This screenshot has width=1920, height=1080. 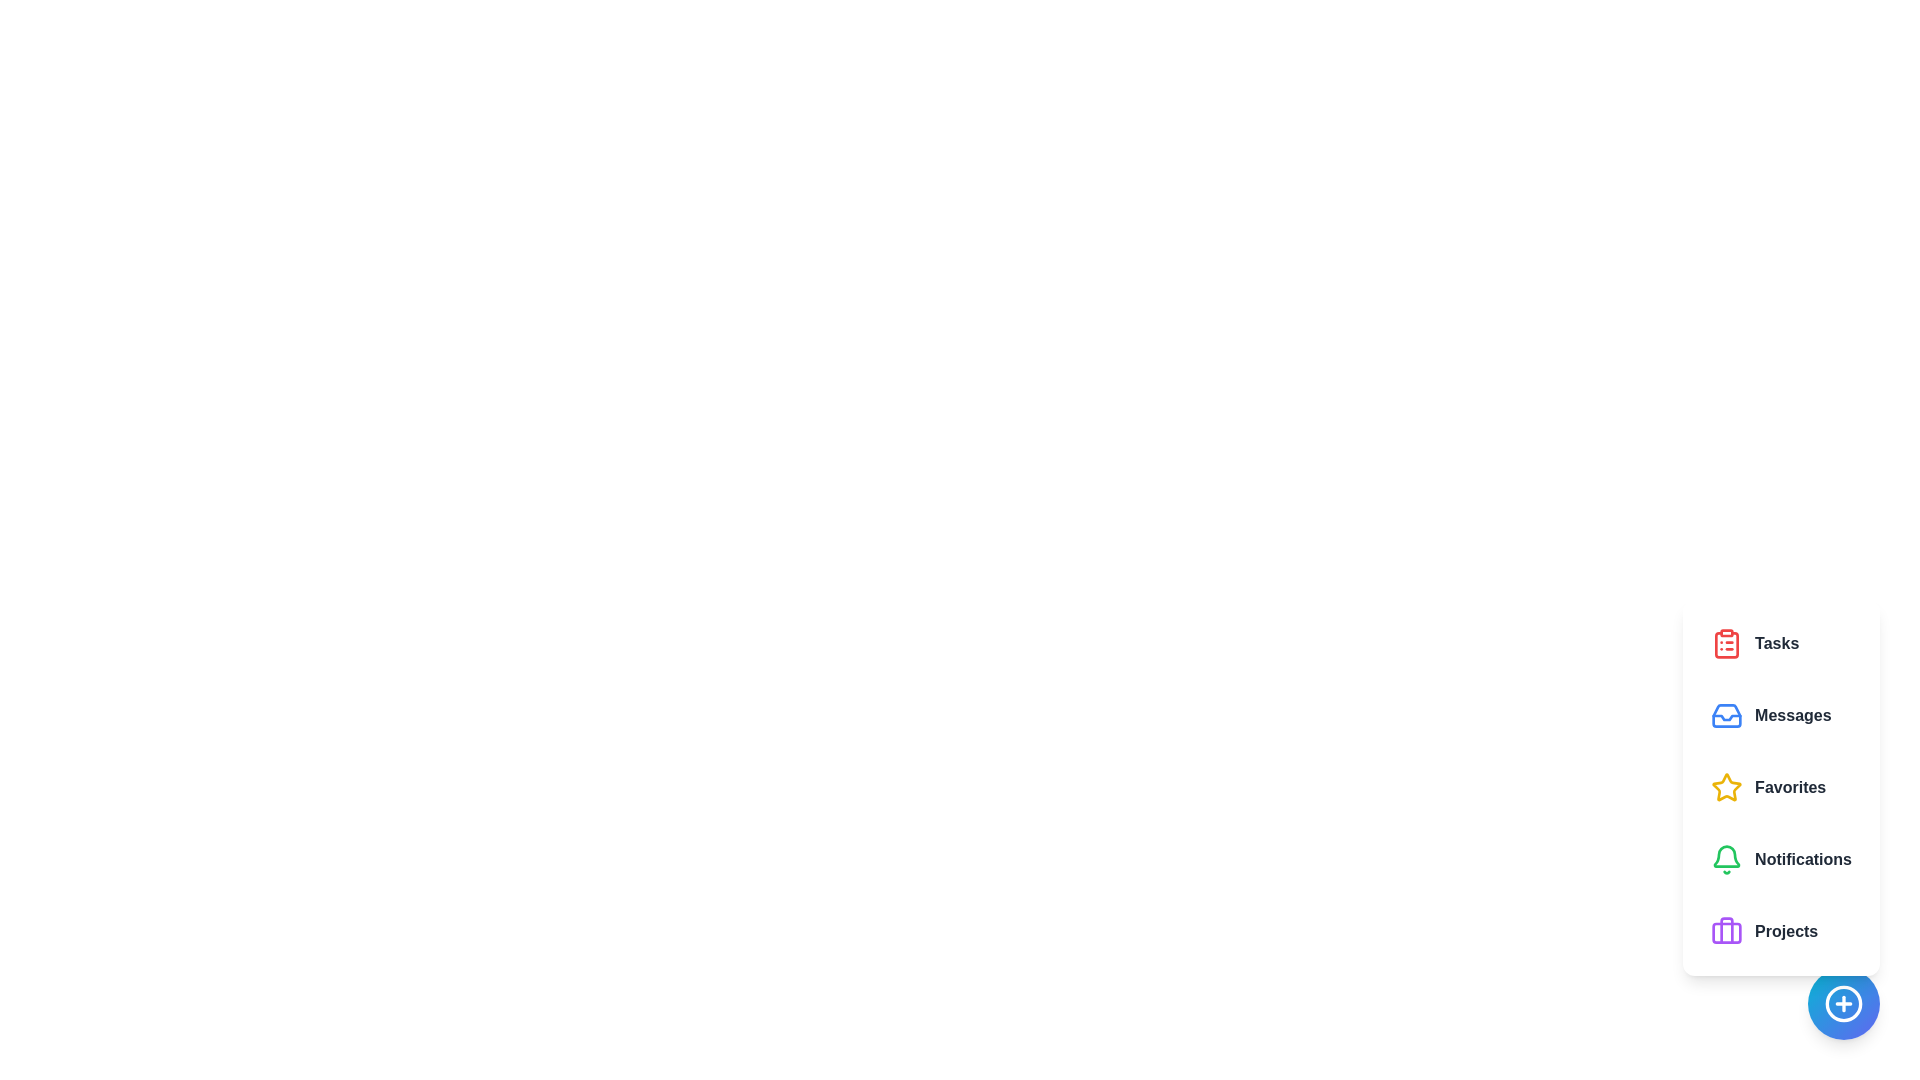 What do you see at coordinates (1781, 932) in the screenshot?
I see `the button labeled Projects to observe visual feedback` at bounding box center [1781, 932].